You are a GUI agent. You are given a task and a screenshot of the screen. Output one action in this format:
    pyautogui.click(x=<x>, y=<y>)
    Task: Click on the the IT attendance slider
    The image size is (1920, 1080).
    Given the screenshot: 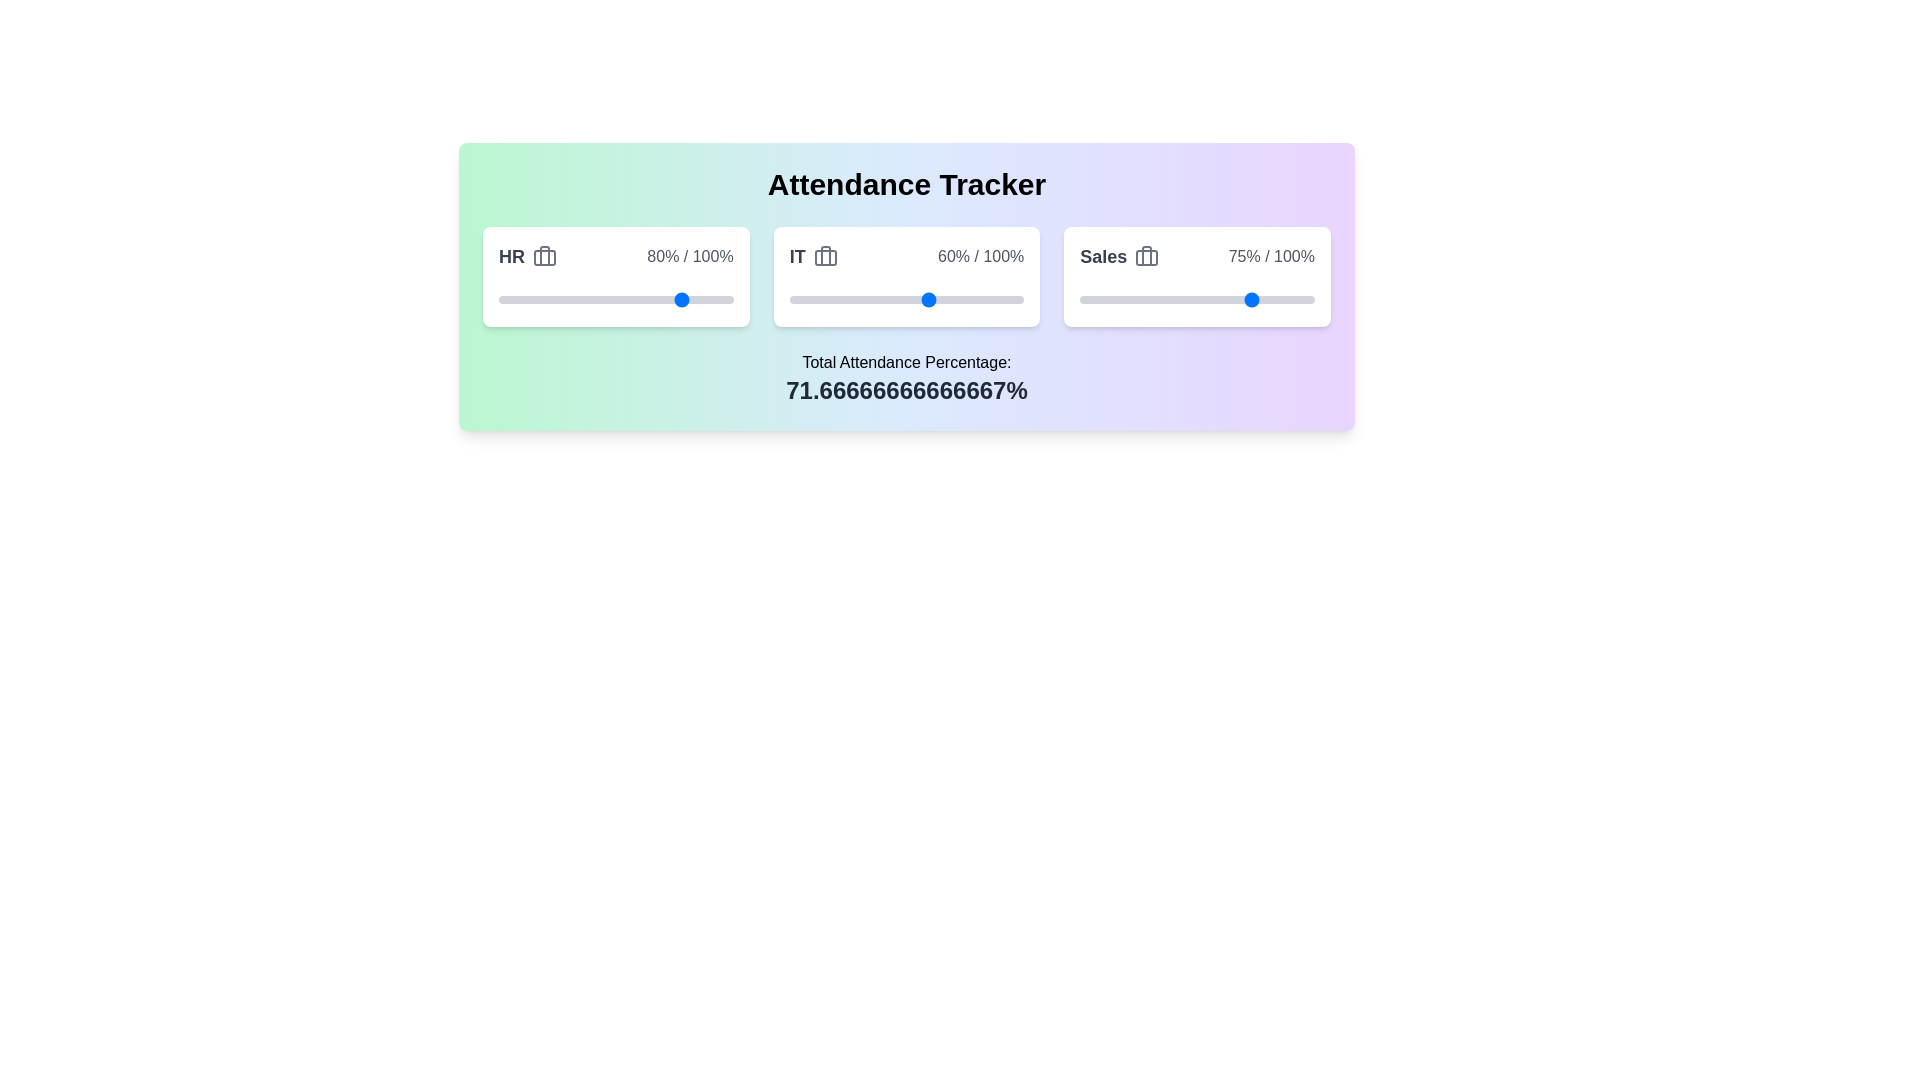 What is the action you would take?
    pyautogui.click(x=808, y=300)
    